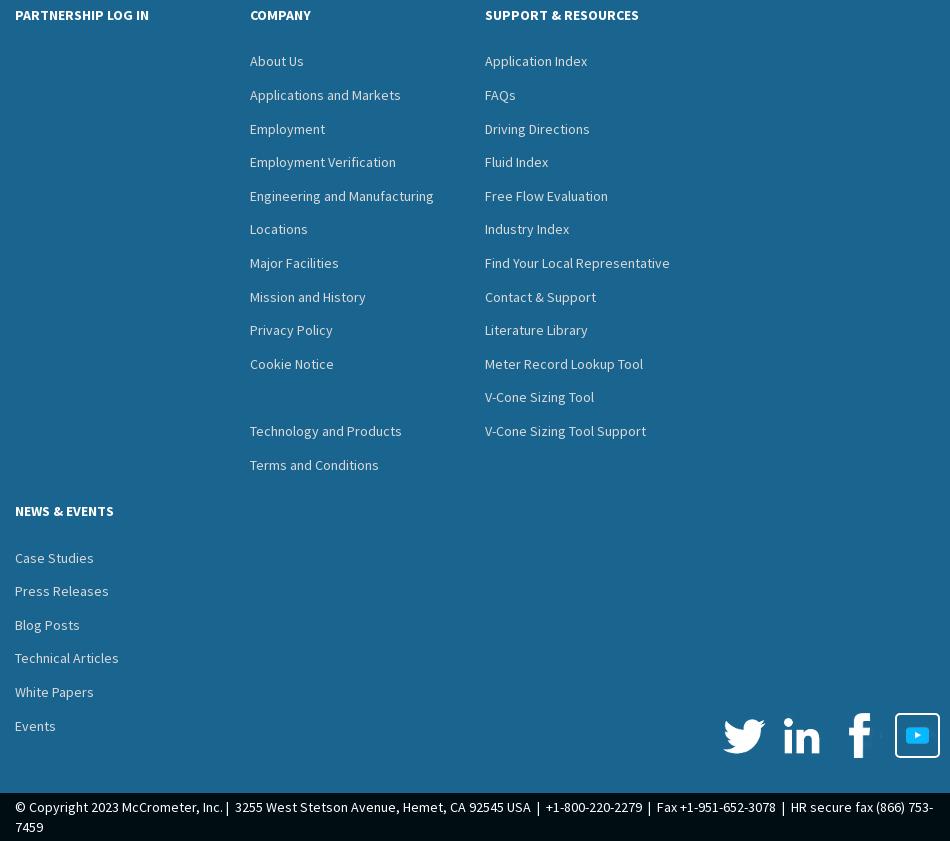 This screenshot has width=950, height=841. I want to click on 'Locations', so click(278, 228).